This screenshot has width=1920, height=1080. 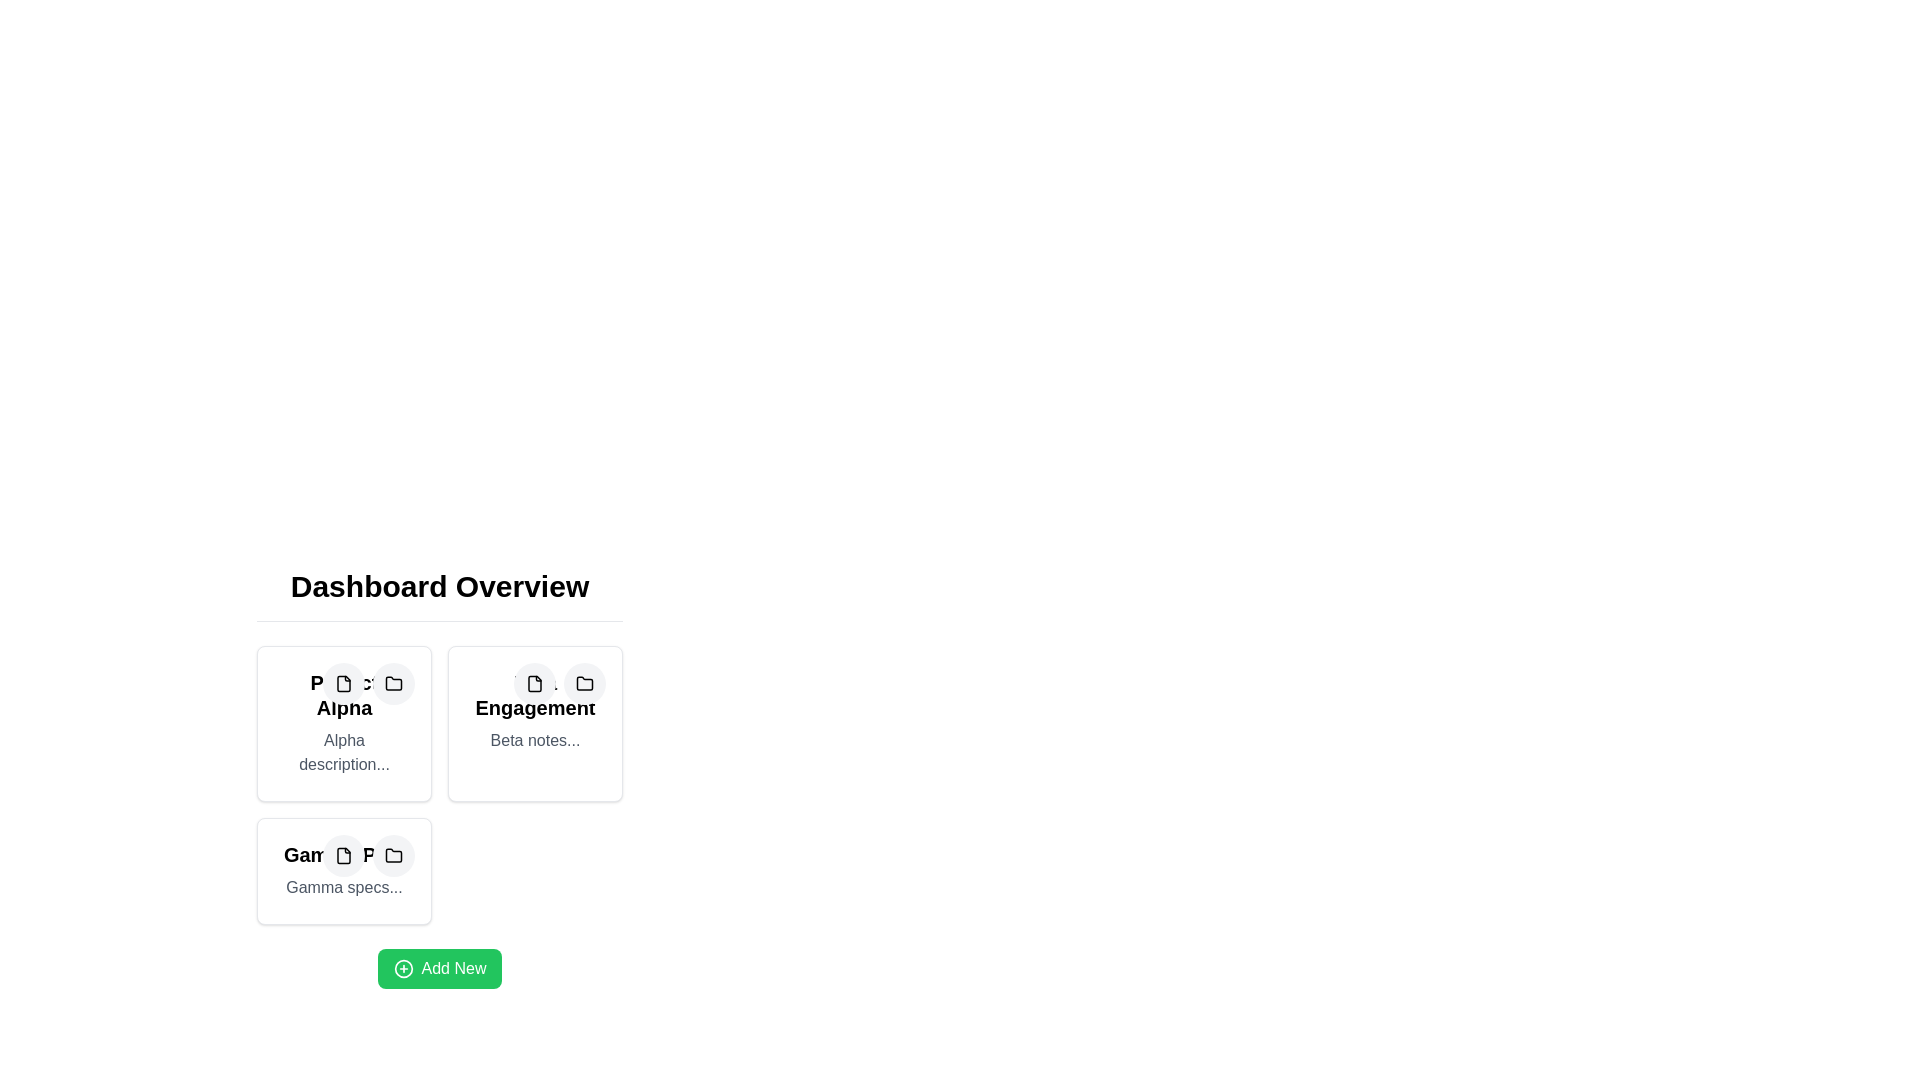 What do you see at coordinates (535, 724) in the screenshot?
I see `the 'Beta Engagement' project card located in the second column of the first row to activate additional visual effects` at bounding box center [535, 724].